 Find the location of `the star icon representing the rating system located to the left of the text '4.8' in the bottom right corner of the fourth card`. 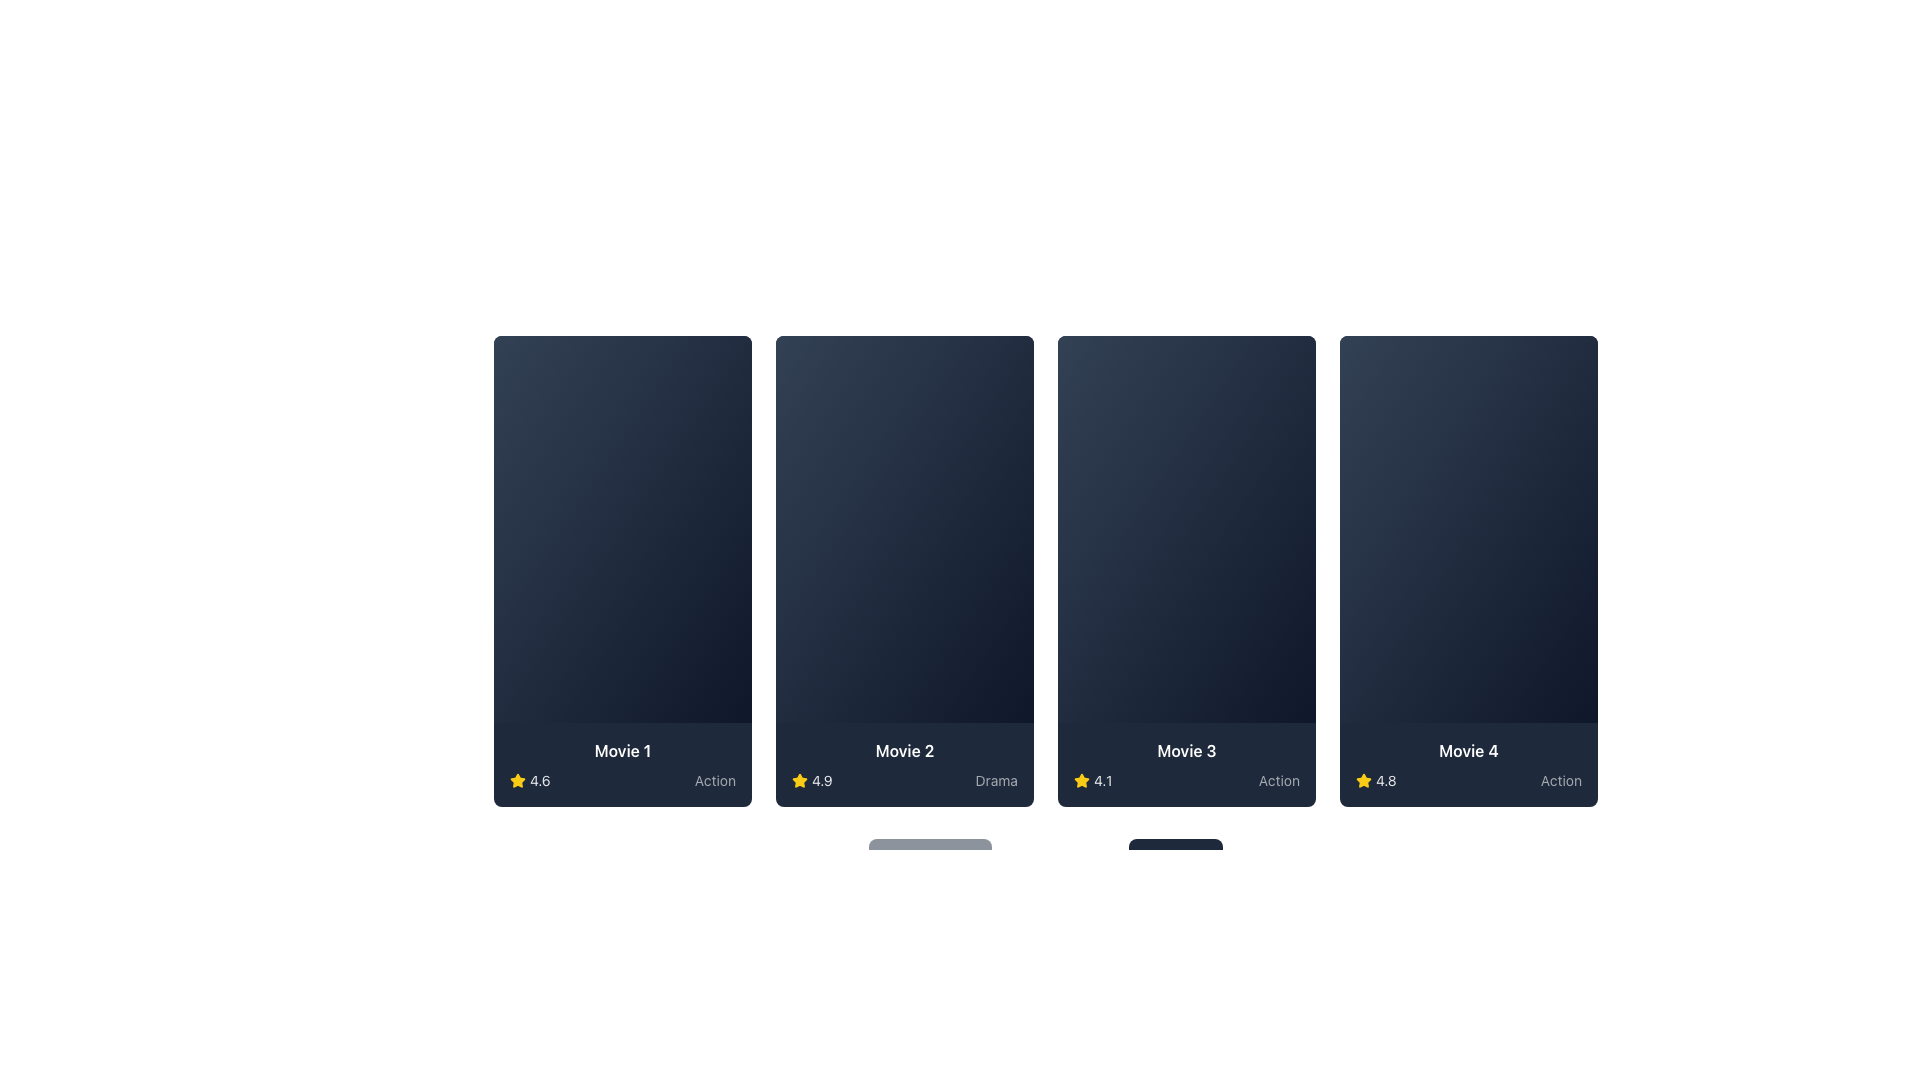

the star icon representing the rating system located to the left of the text '4.8' in the bottom right corner of the fourth card is located at coordinates (1362, 779).